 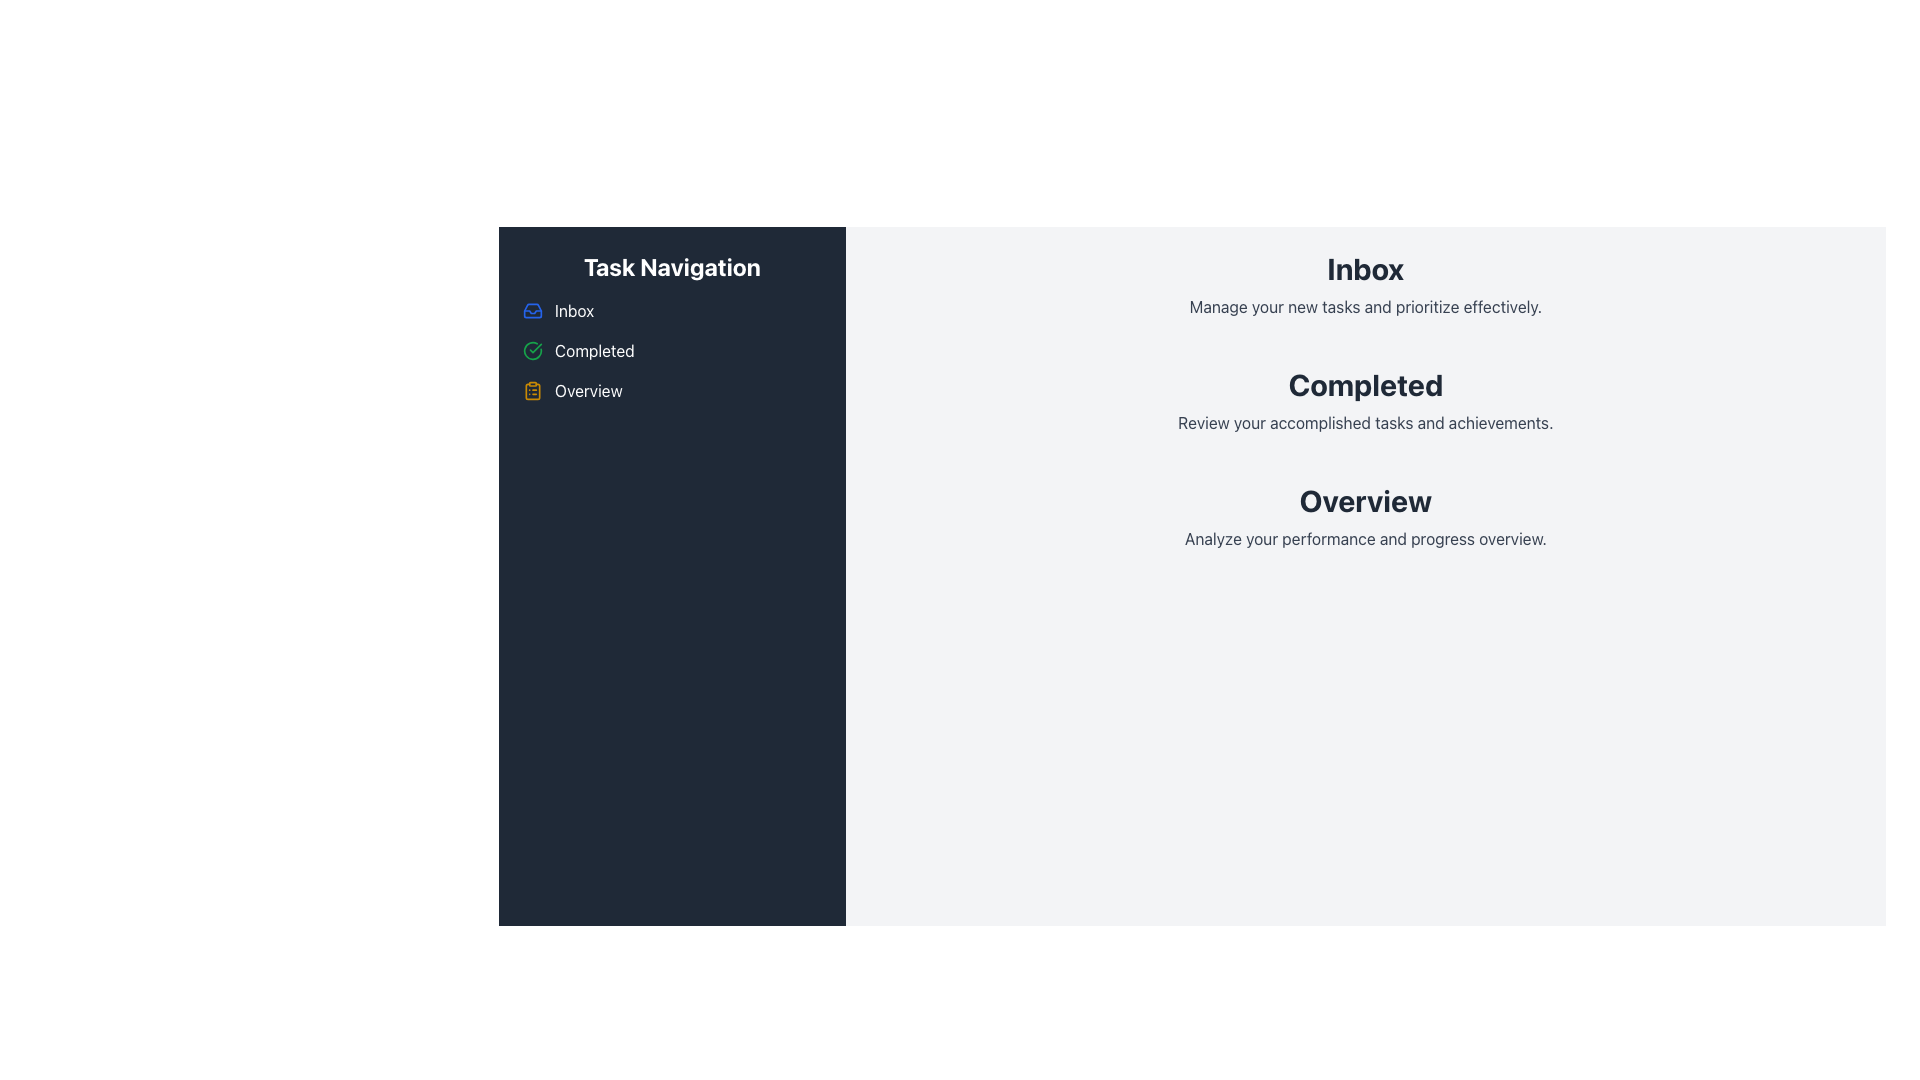 I want to click on the label that reads 'Review your accomplished tasks and achievements.' which is styled in gray and located below the 'Completed' heading, so click(x=1364, y=422).